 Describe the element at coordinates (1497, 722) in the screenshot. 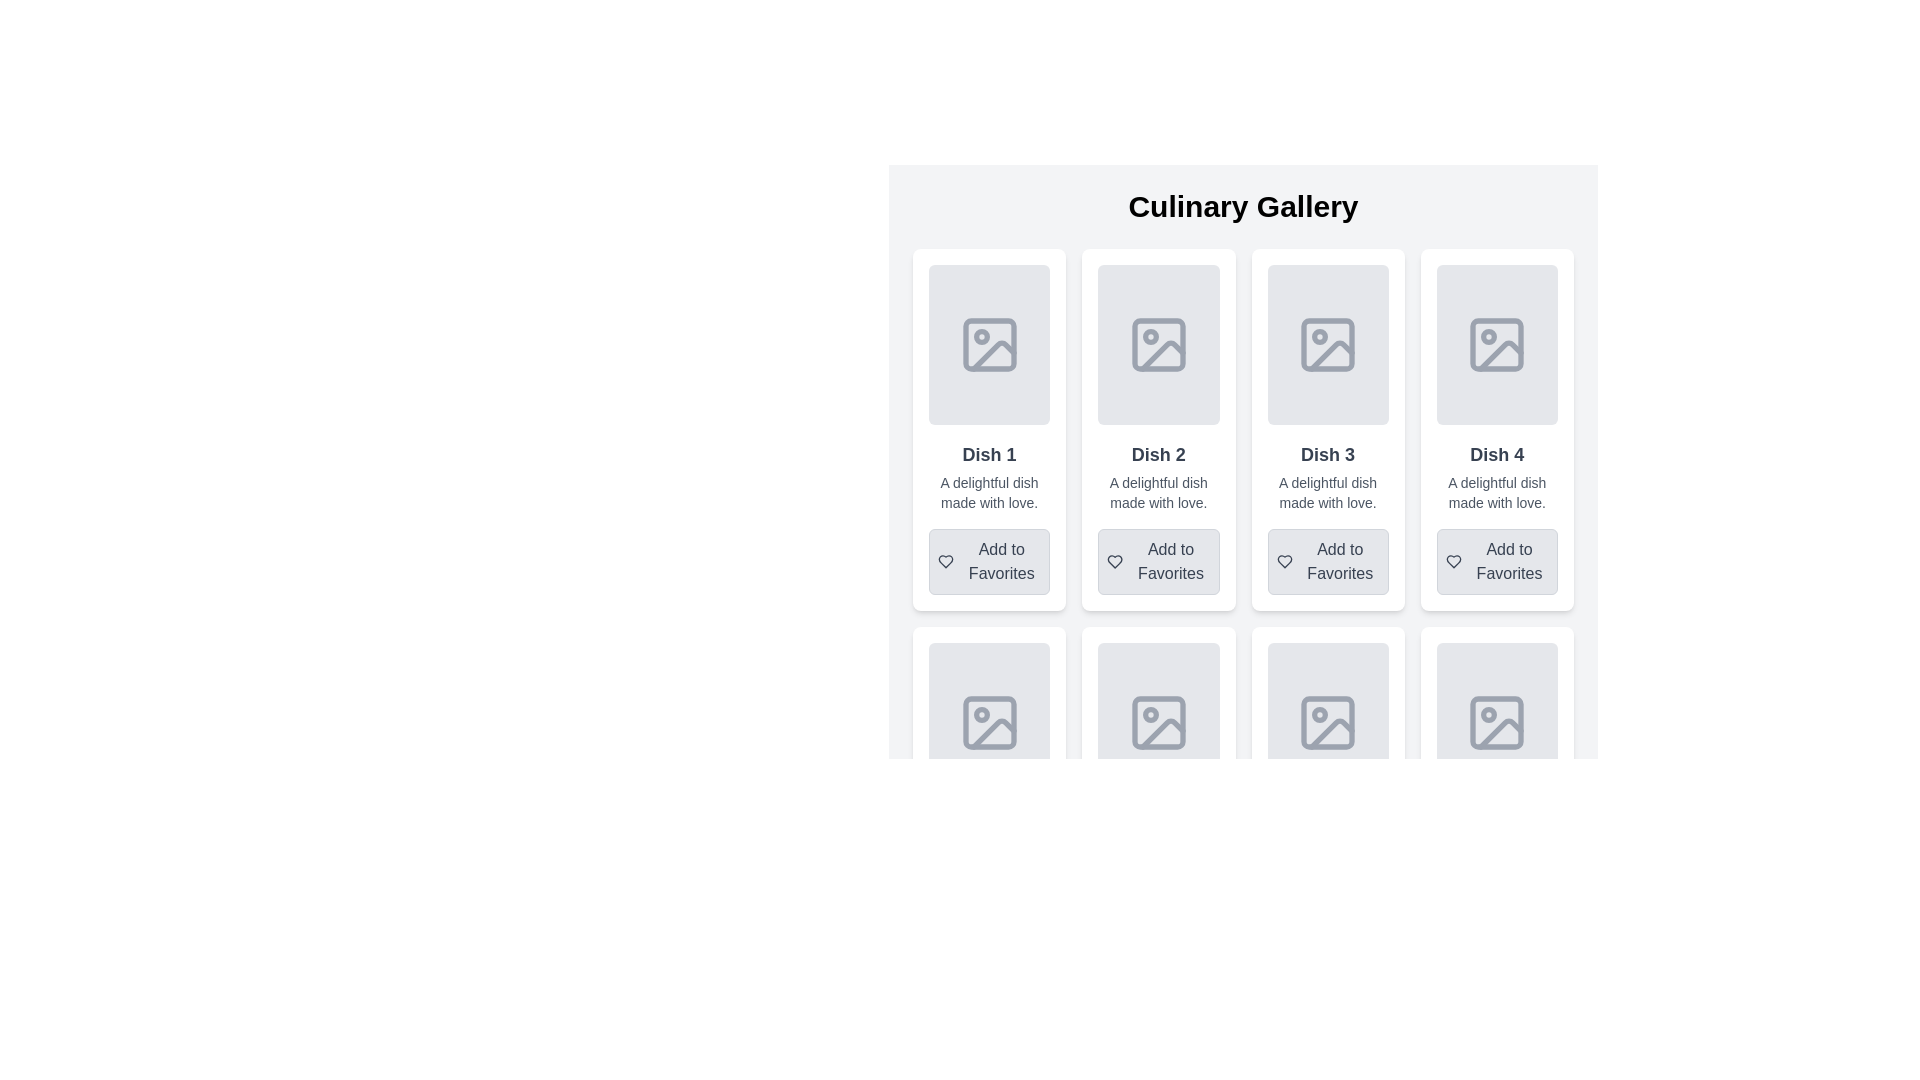

I see `the decorative rectangle with rounded corners, styled with a light gray fill, located at the bottom-right corner within an image placeholder icon in the first card of the second row of a grid layout` at that location.